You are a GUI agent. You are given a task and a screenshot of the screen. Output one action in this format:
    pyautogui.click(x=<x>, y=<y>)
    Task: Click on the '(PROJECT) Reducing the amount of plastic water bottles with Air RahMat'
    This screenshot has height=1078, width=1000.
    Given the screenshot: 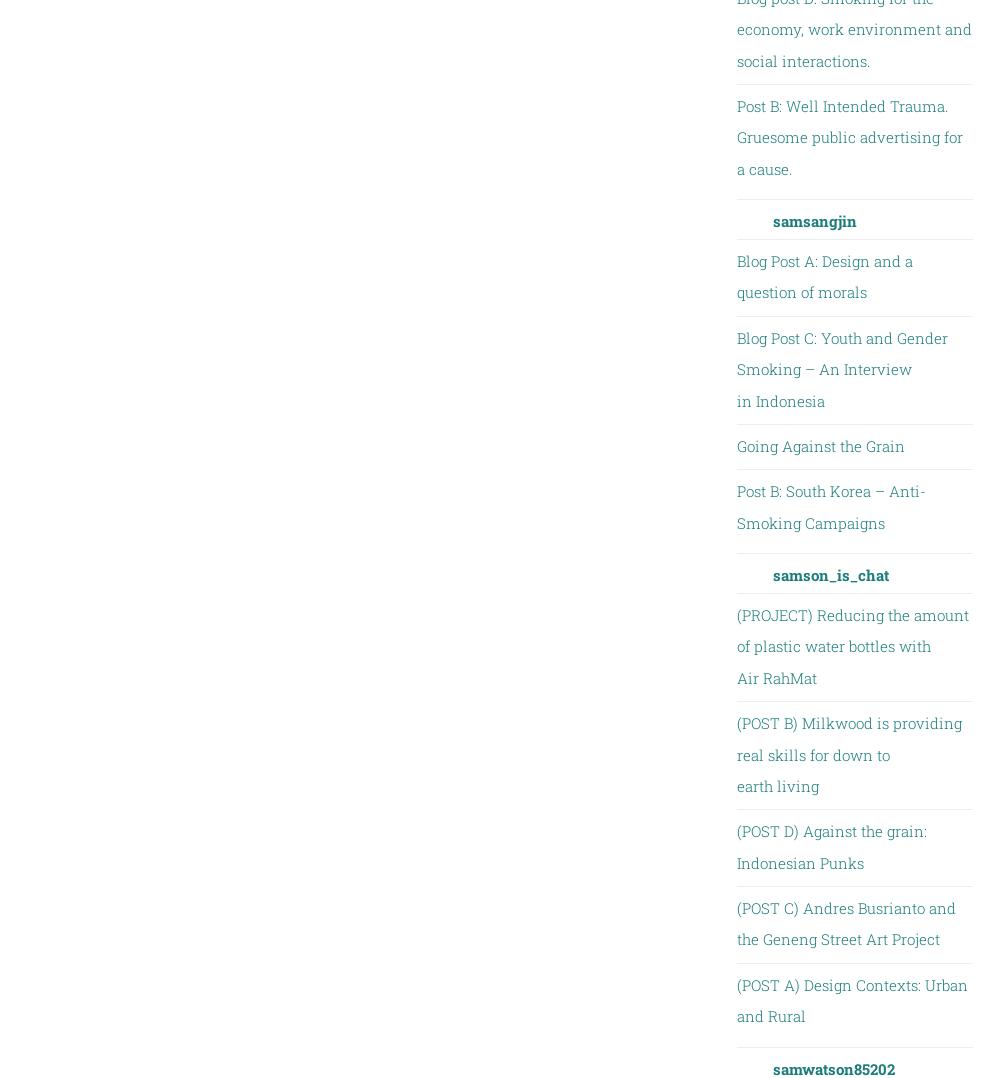 What is the action you would take?
    pyautogui.click(x=851, y=645)
    